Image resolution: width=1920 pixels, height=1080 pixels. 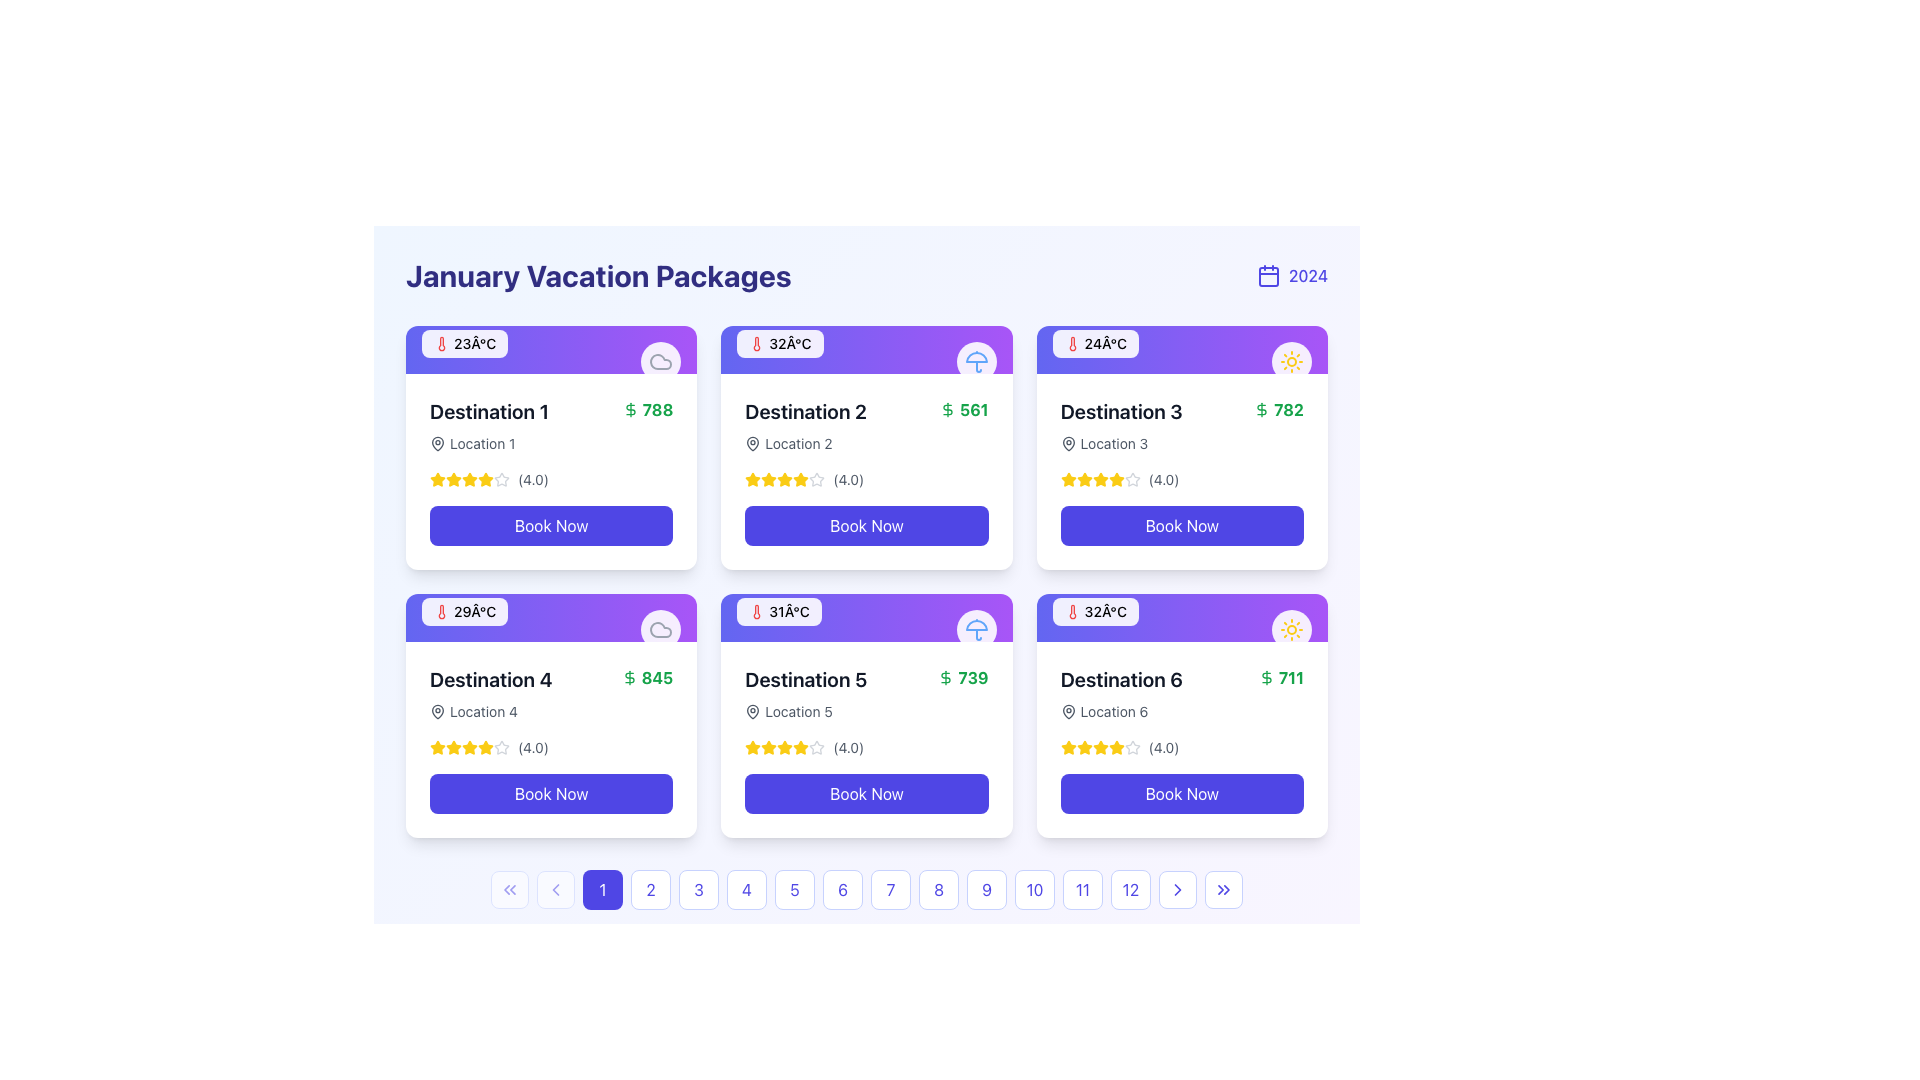 I want to click on text content of the text label component displaying the average rating score for the fifth vacation package, located to the right of the star icons, so click(x=848, y=748).